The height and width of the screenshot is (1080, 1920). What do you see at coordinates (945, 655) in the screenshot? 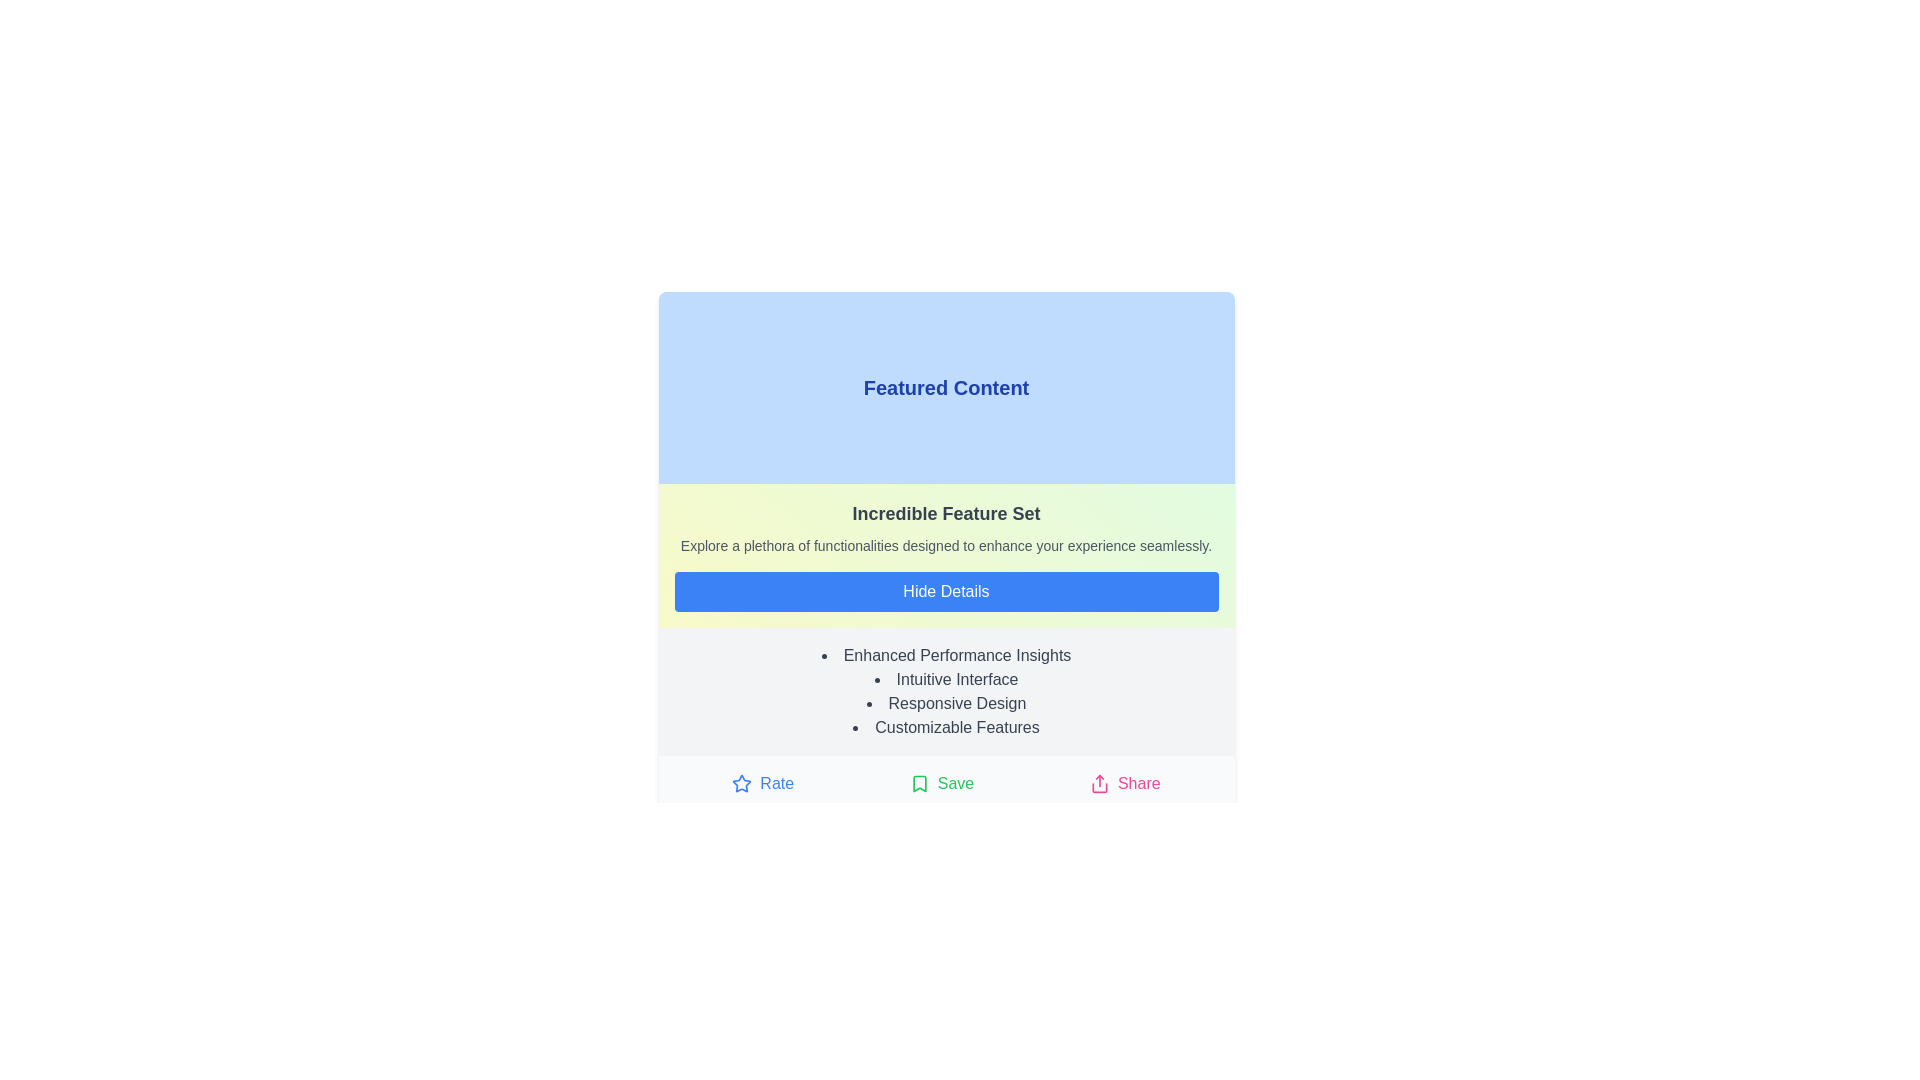
I see `the top-most text label under the 'Incredible Feature Set' section, which conveys a feature description and is not directly interactive` at bounding box center [945, 655].